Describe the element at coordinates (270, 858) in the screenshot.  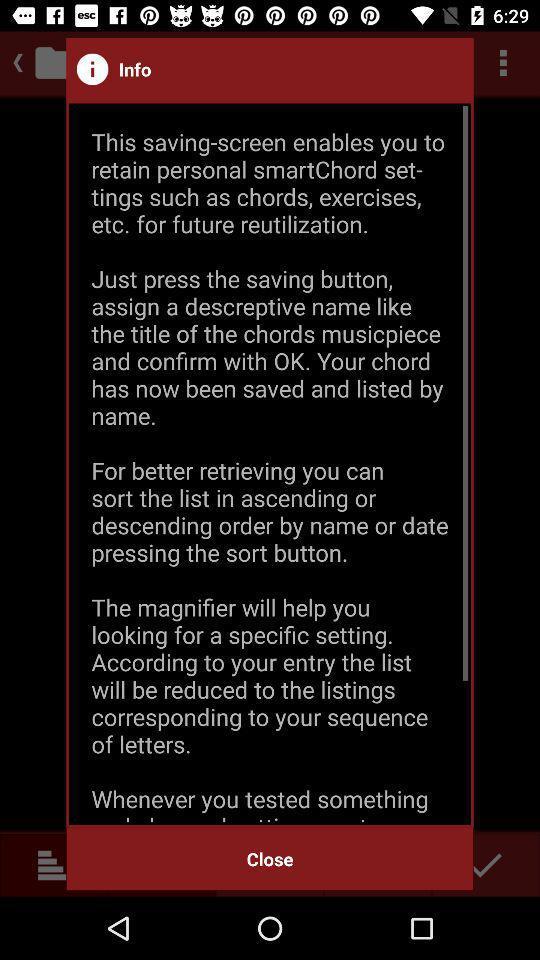
I see `the icon at the bottom` at that location.